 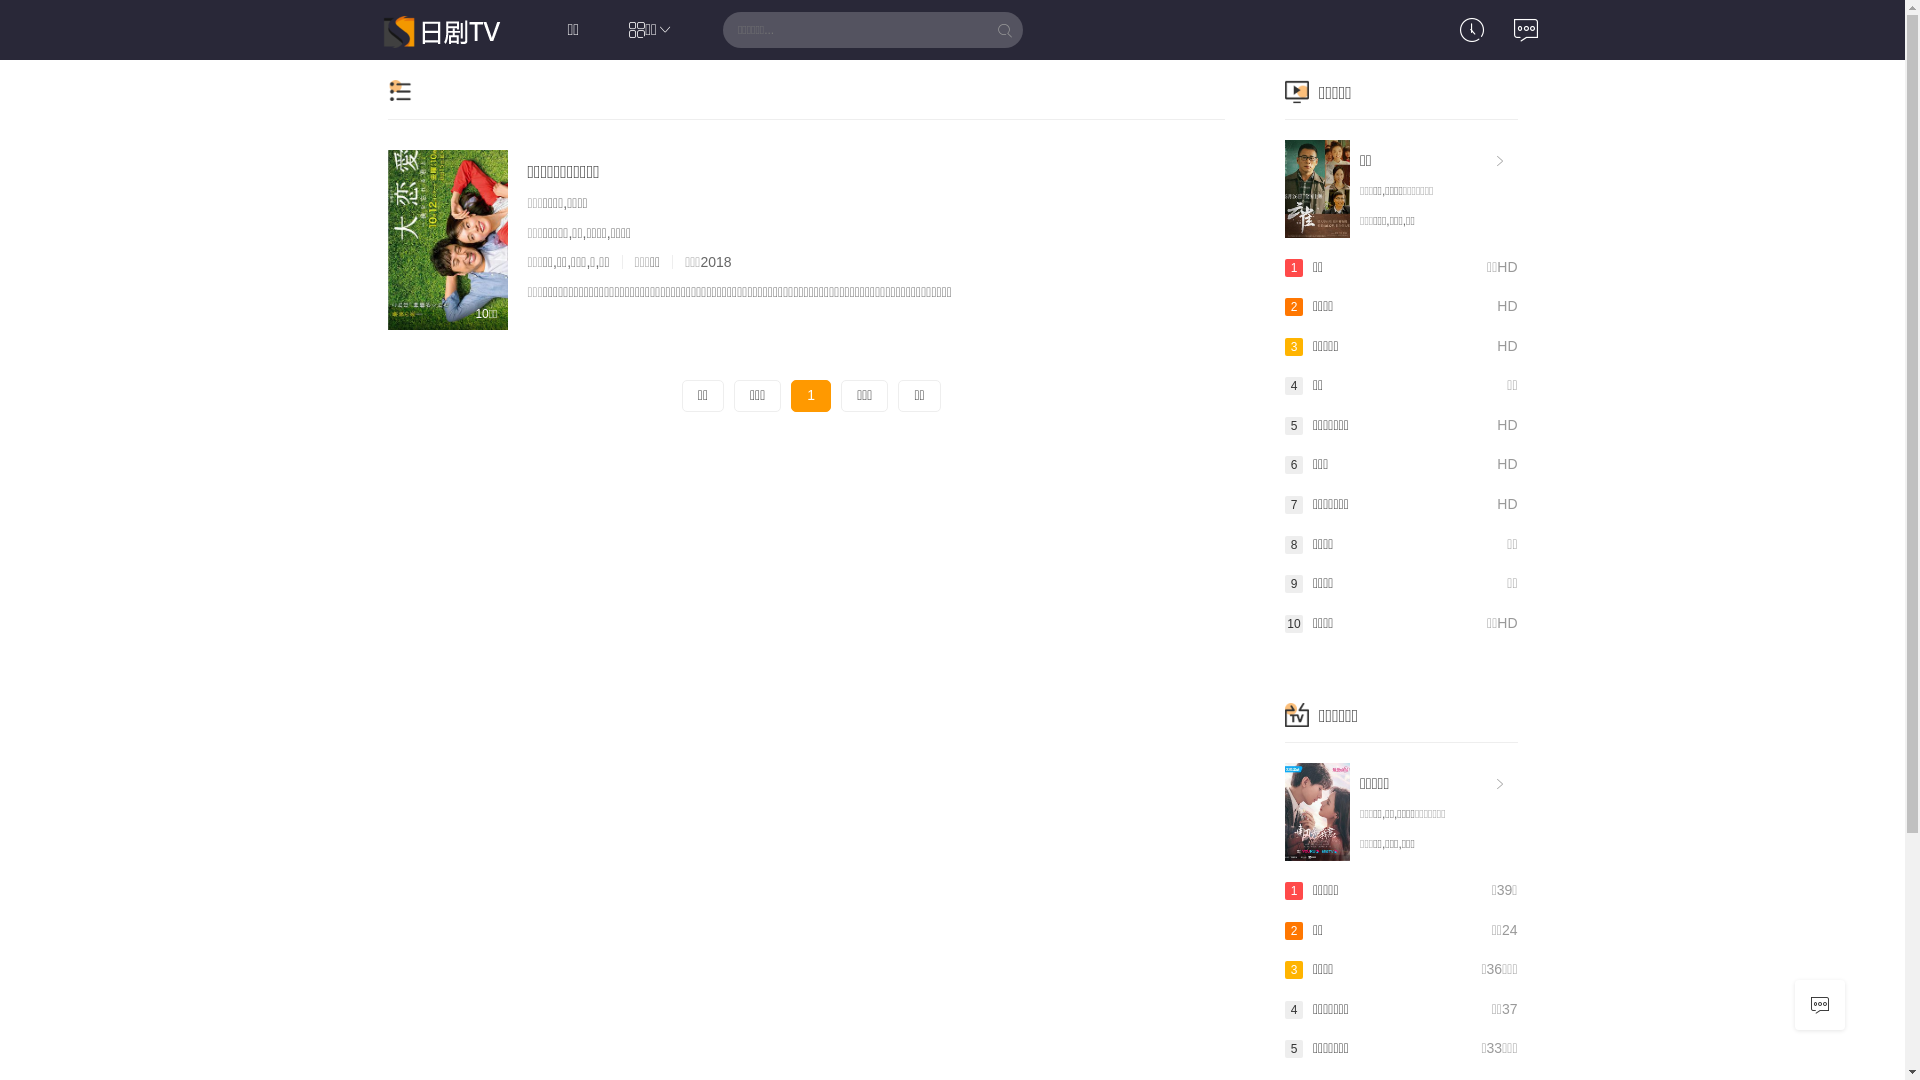 I want to click on '1', so click(x=790, y=396).